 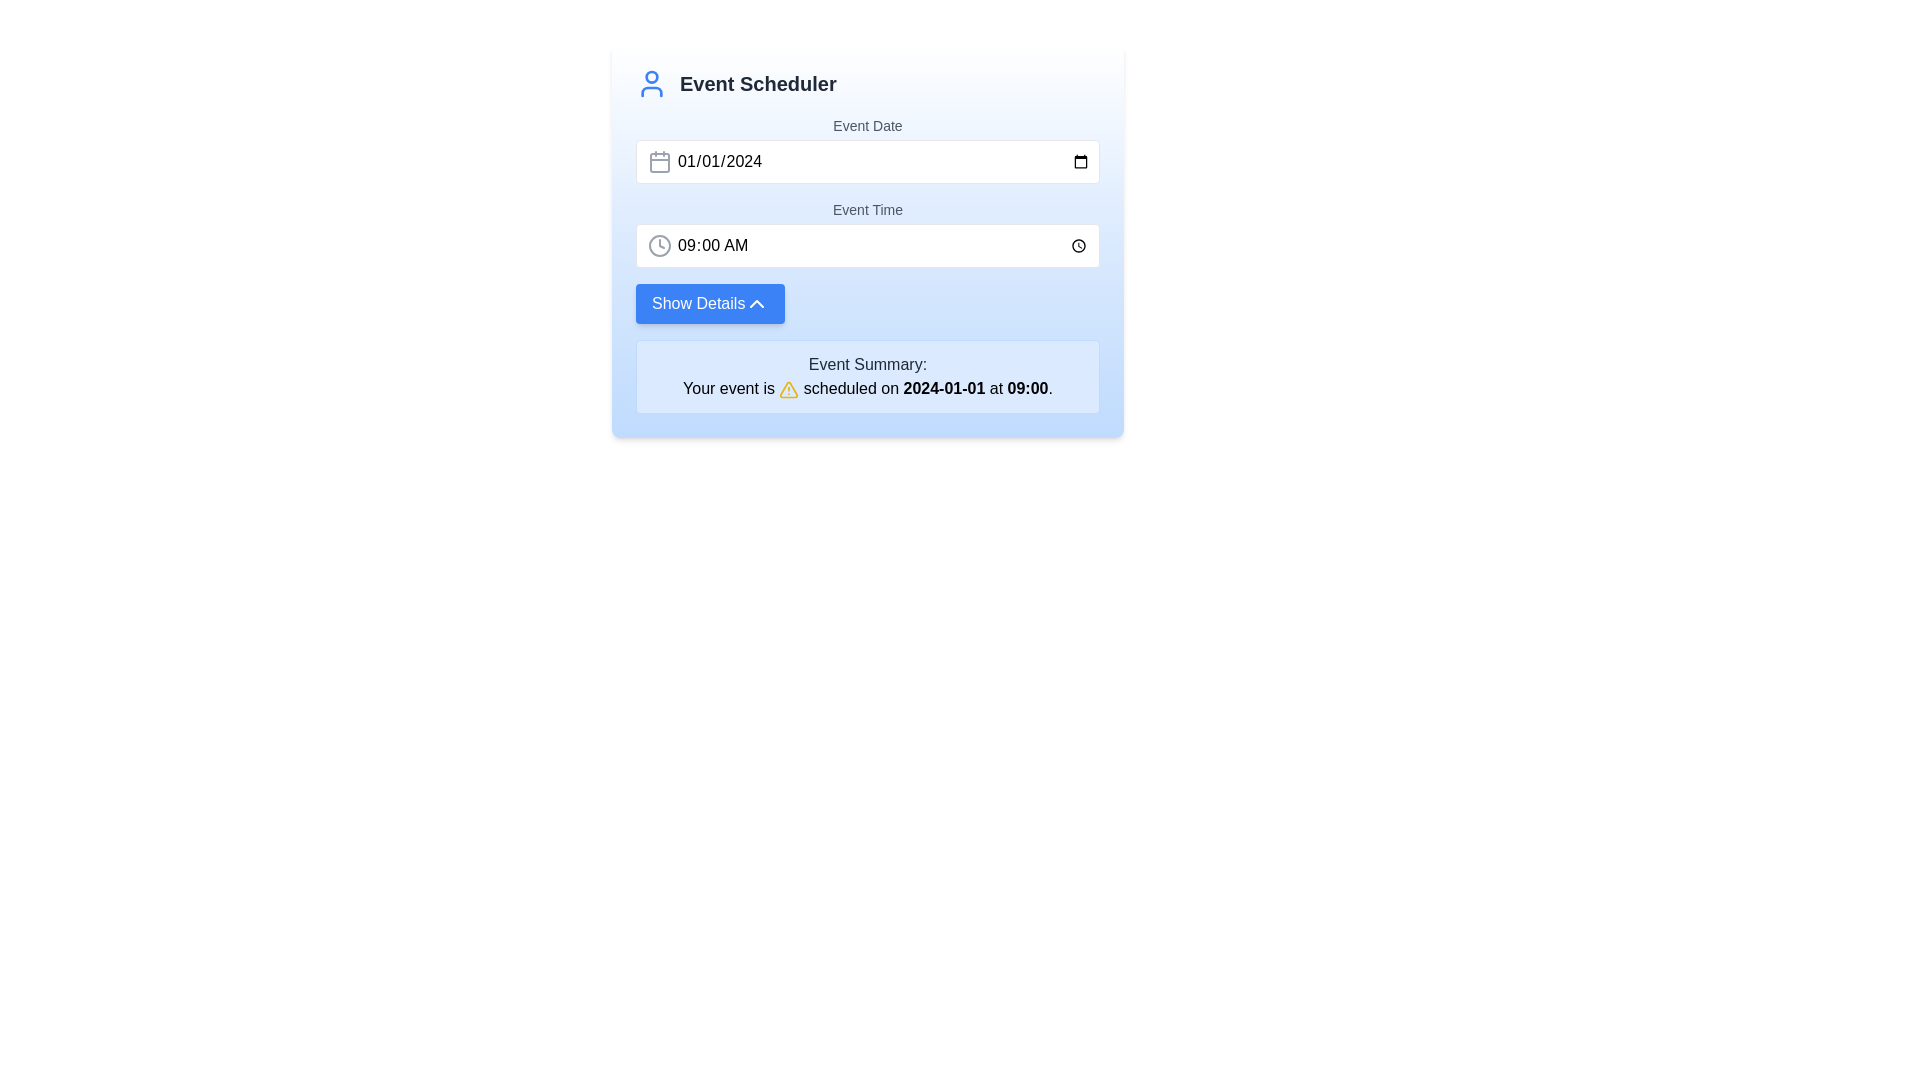 I want to click on the clock icon located to the left of the 'Event Time' input field, which visually indicates the purpose of the time input, so click(x=660, y=245).